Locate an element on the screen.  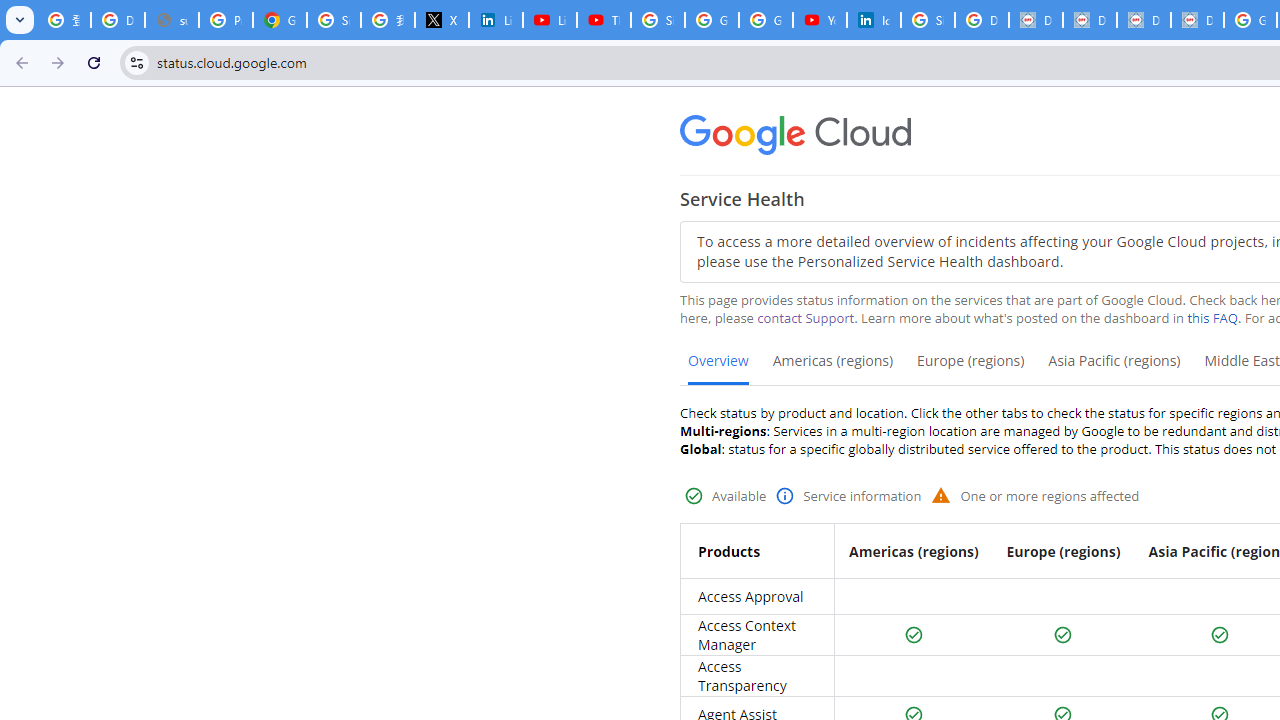
'X' is located at coordinates (440, 20).